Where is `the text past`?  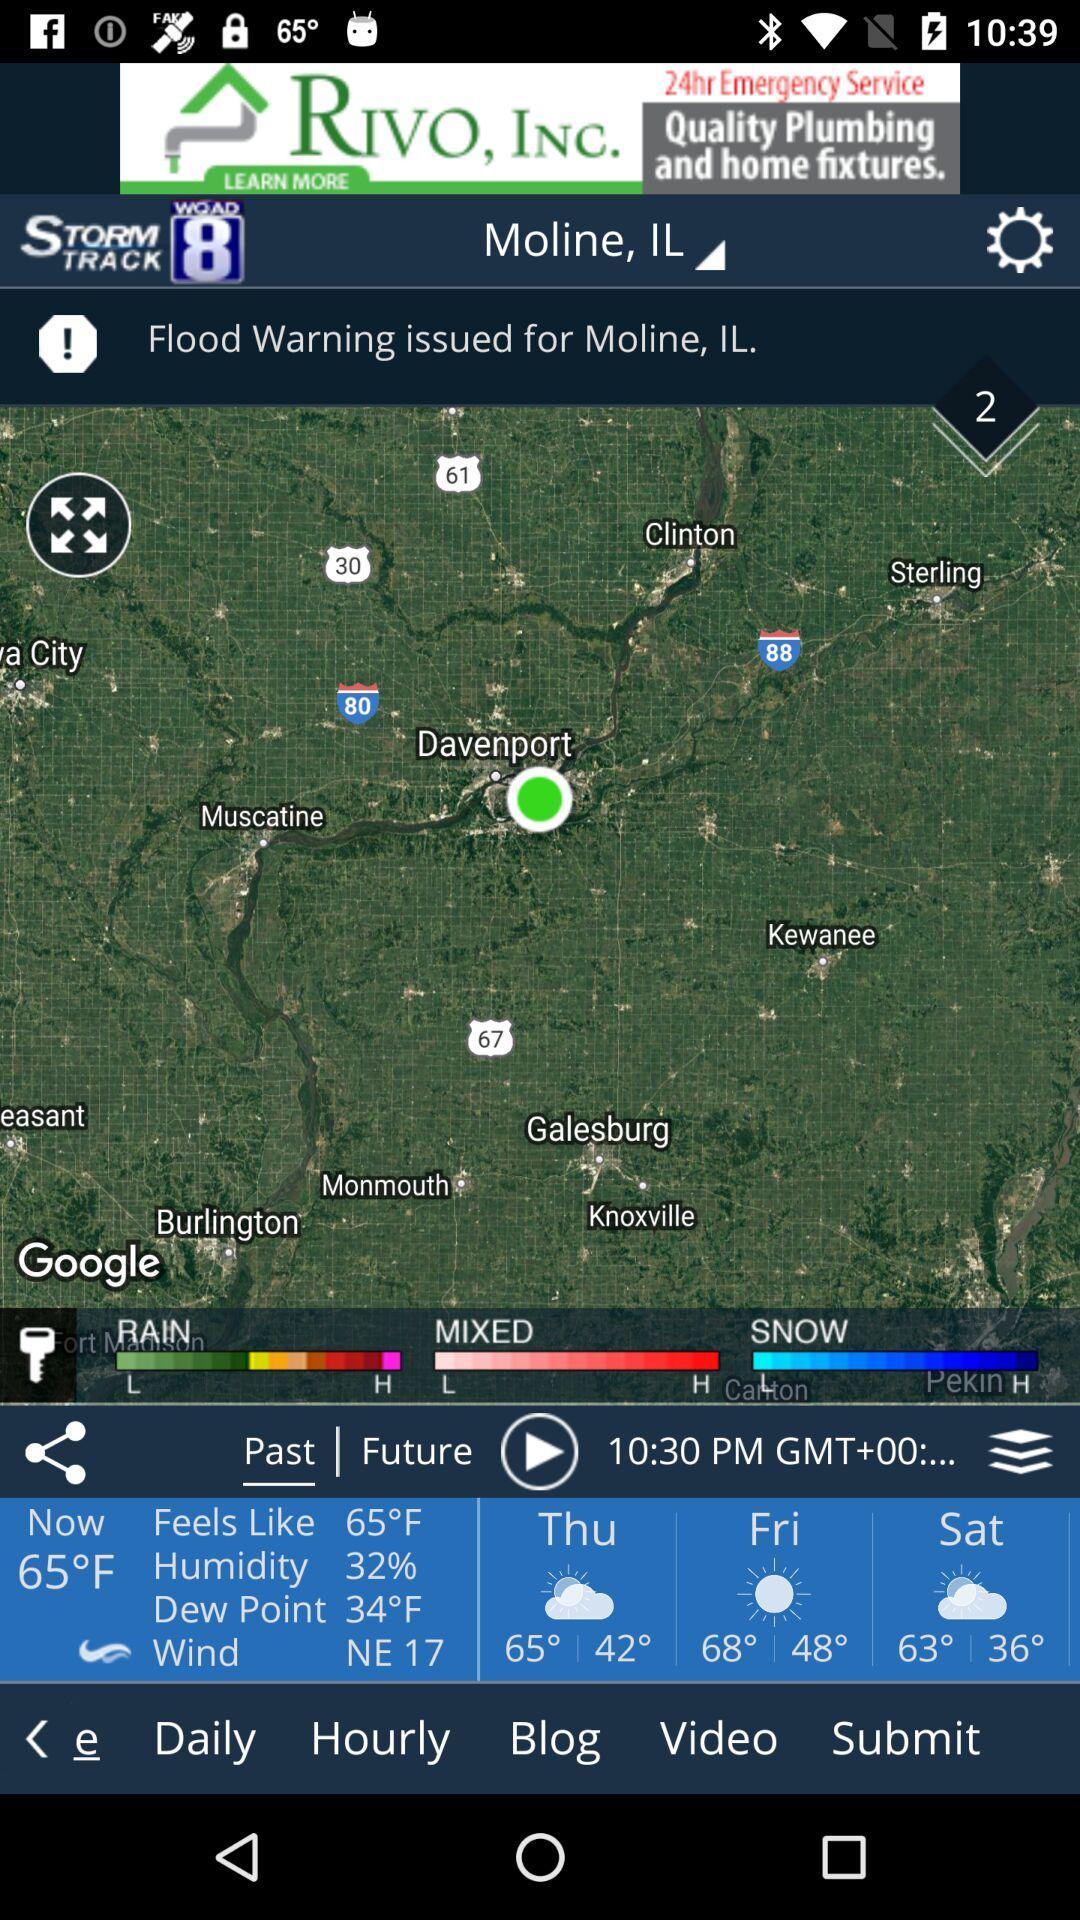
the text past is located at coordinates (278, 1451).